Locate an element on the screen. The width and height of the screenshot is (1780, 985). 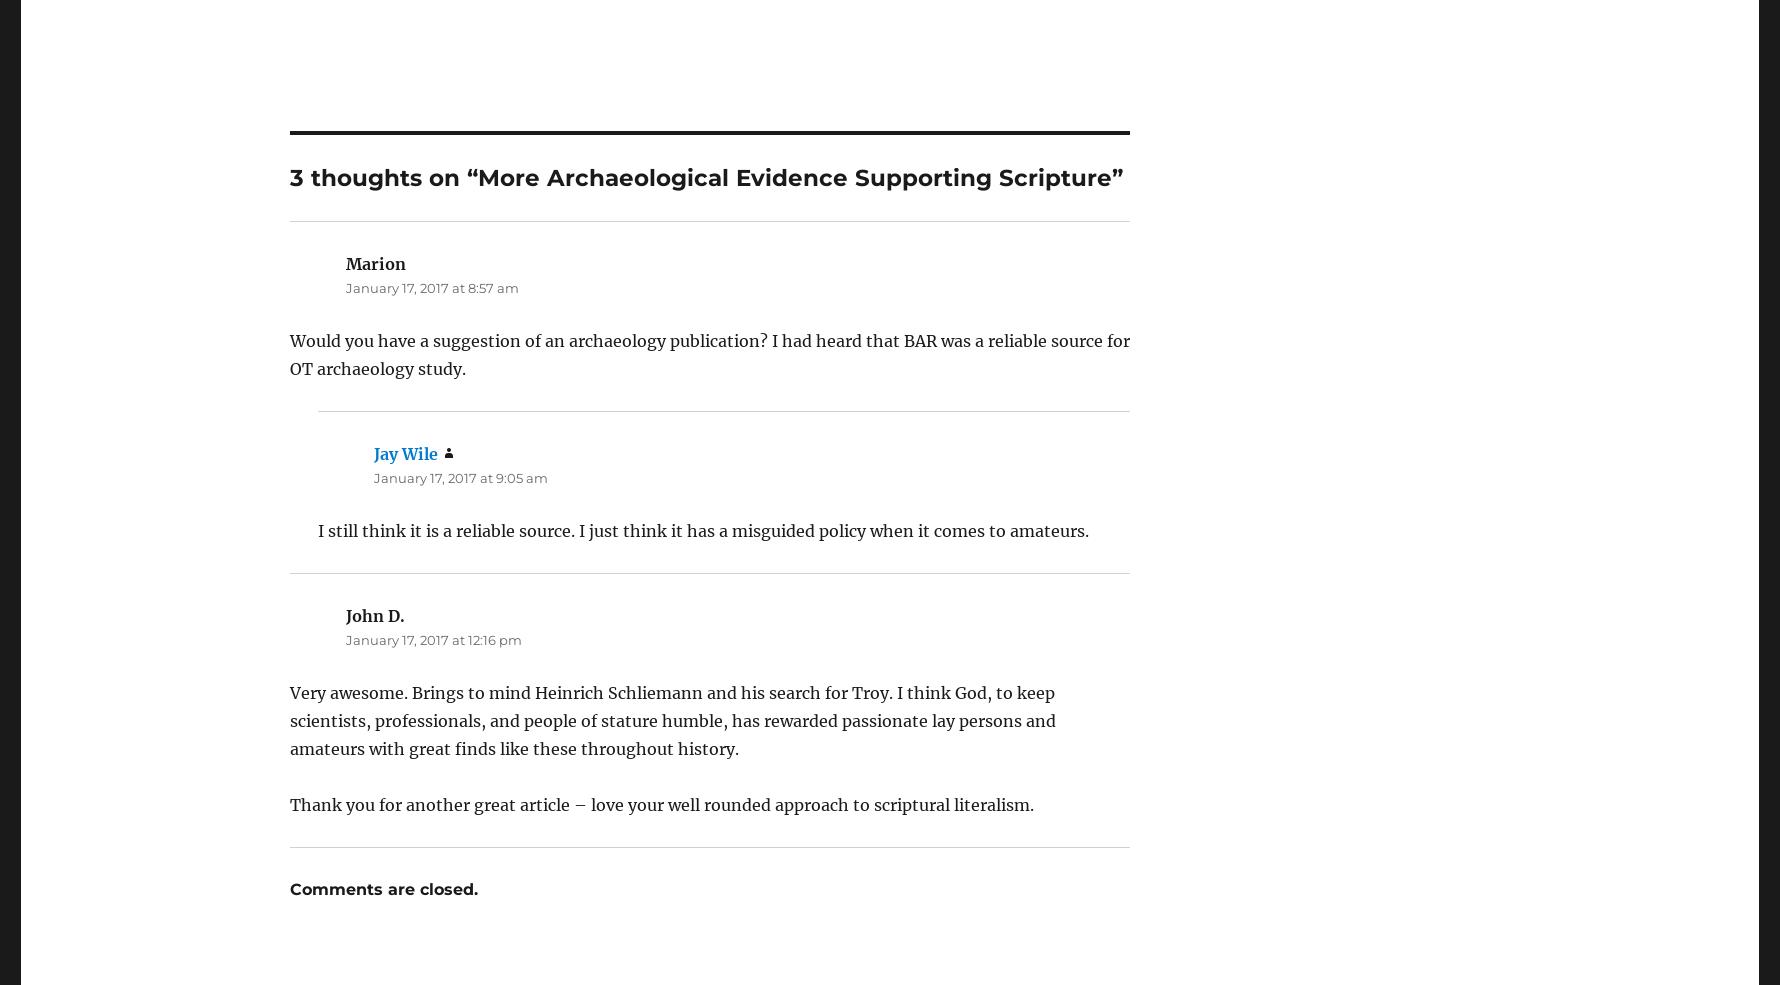
'Very awesome. Brings to mind Heinrich Schliemann and his search for Troy. I think God, to keep scientists,  professionals, and people of stature humble, has rewarded passionate lay persons and amateurs with great finds like these throughout history.' is located at coordinates (672, 664).